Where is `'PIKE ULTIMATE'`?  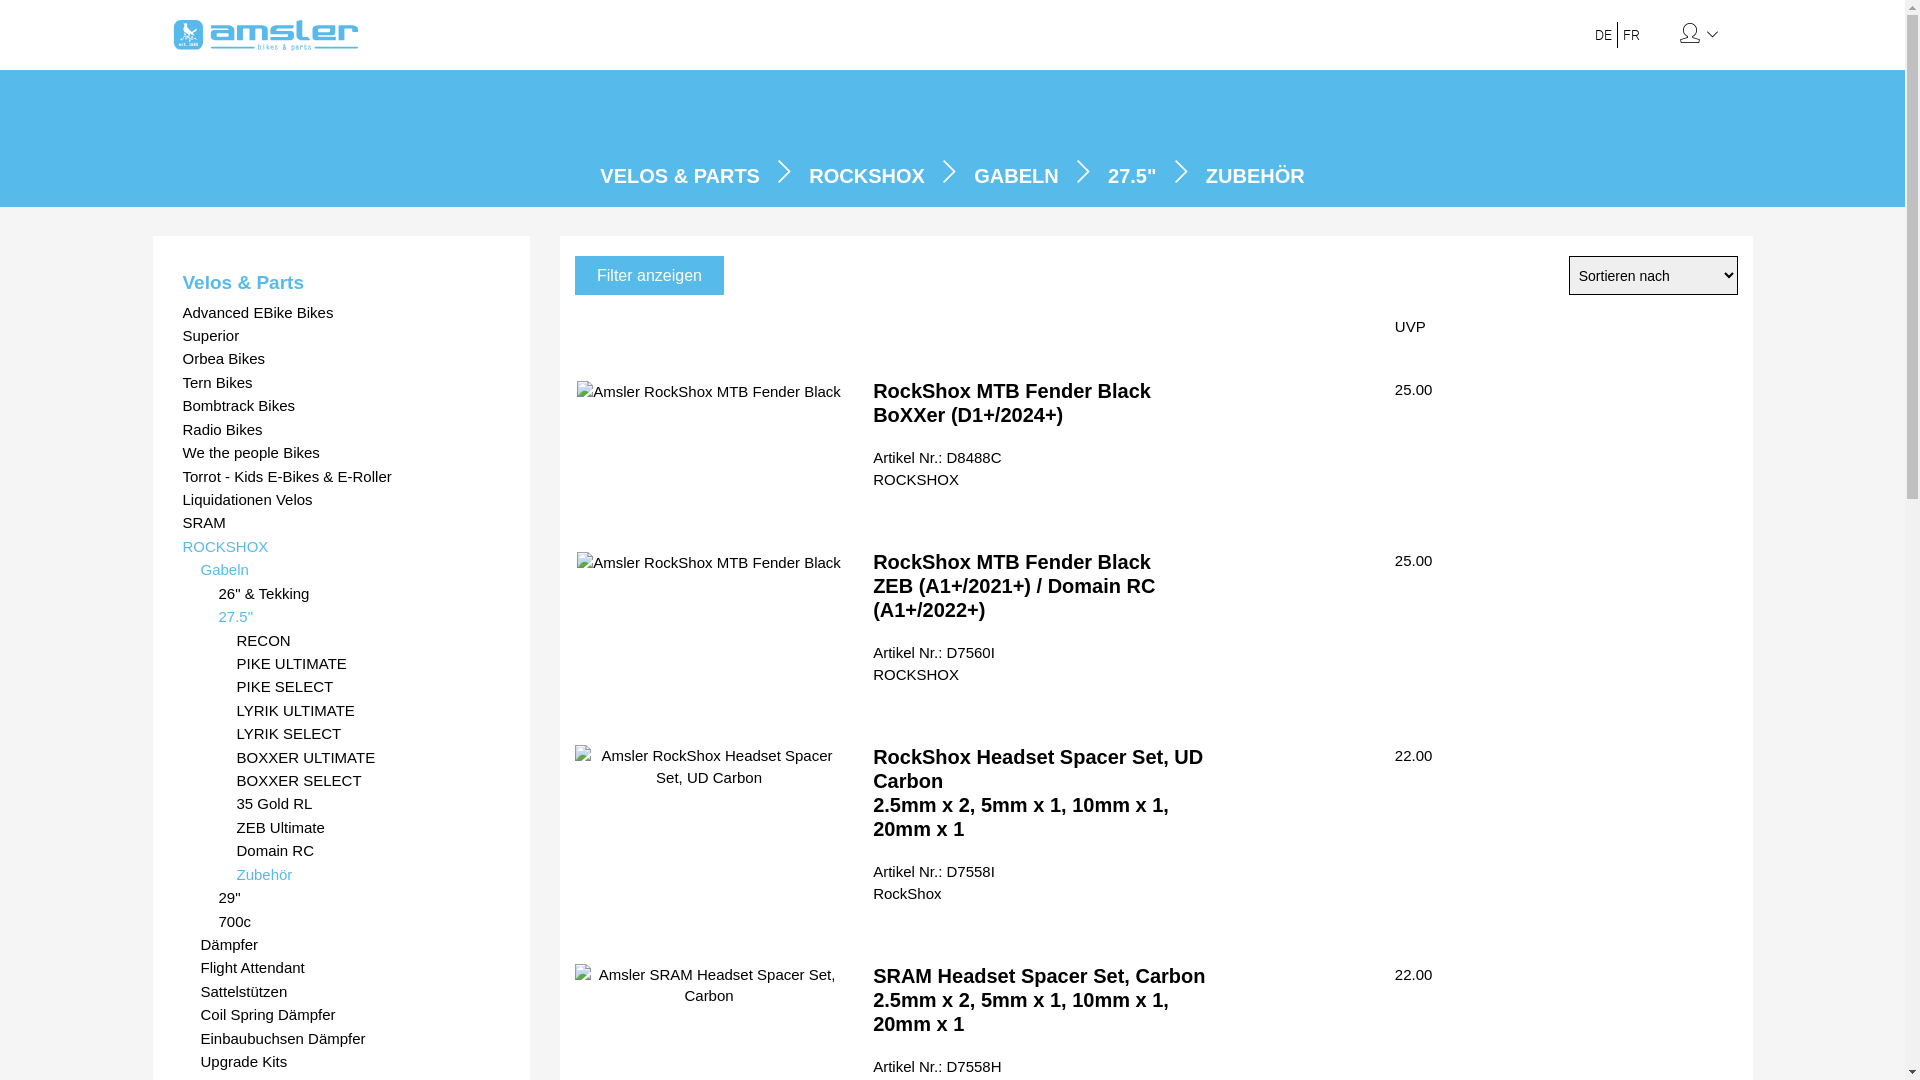 'PIKE ULTIMATE' is located at coordinates (368, 663).